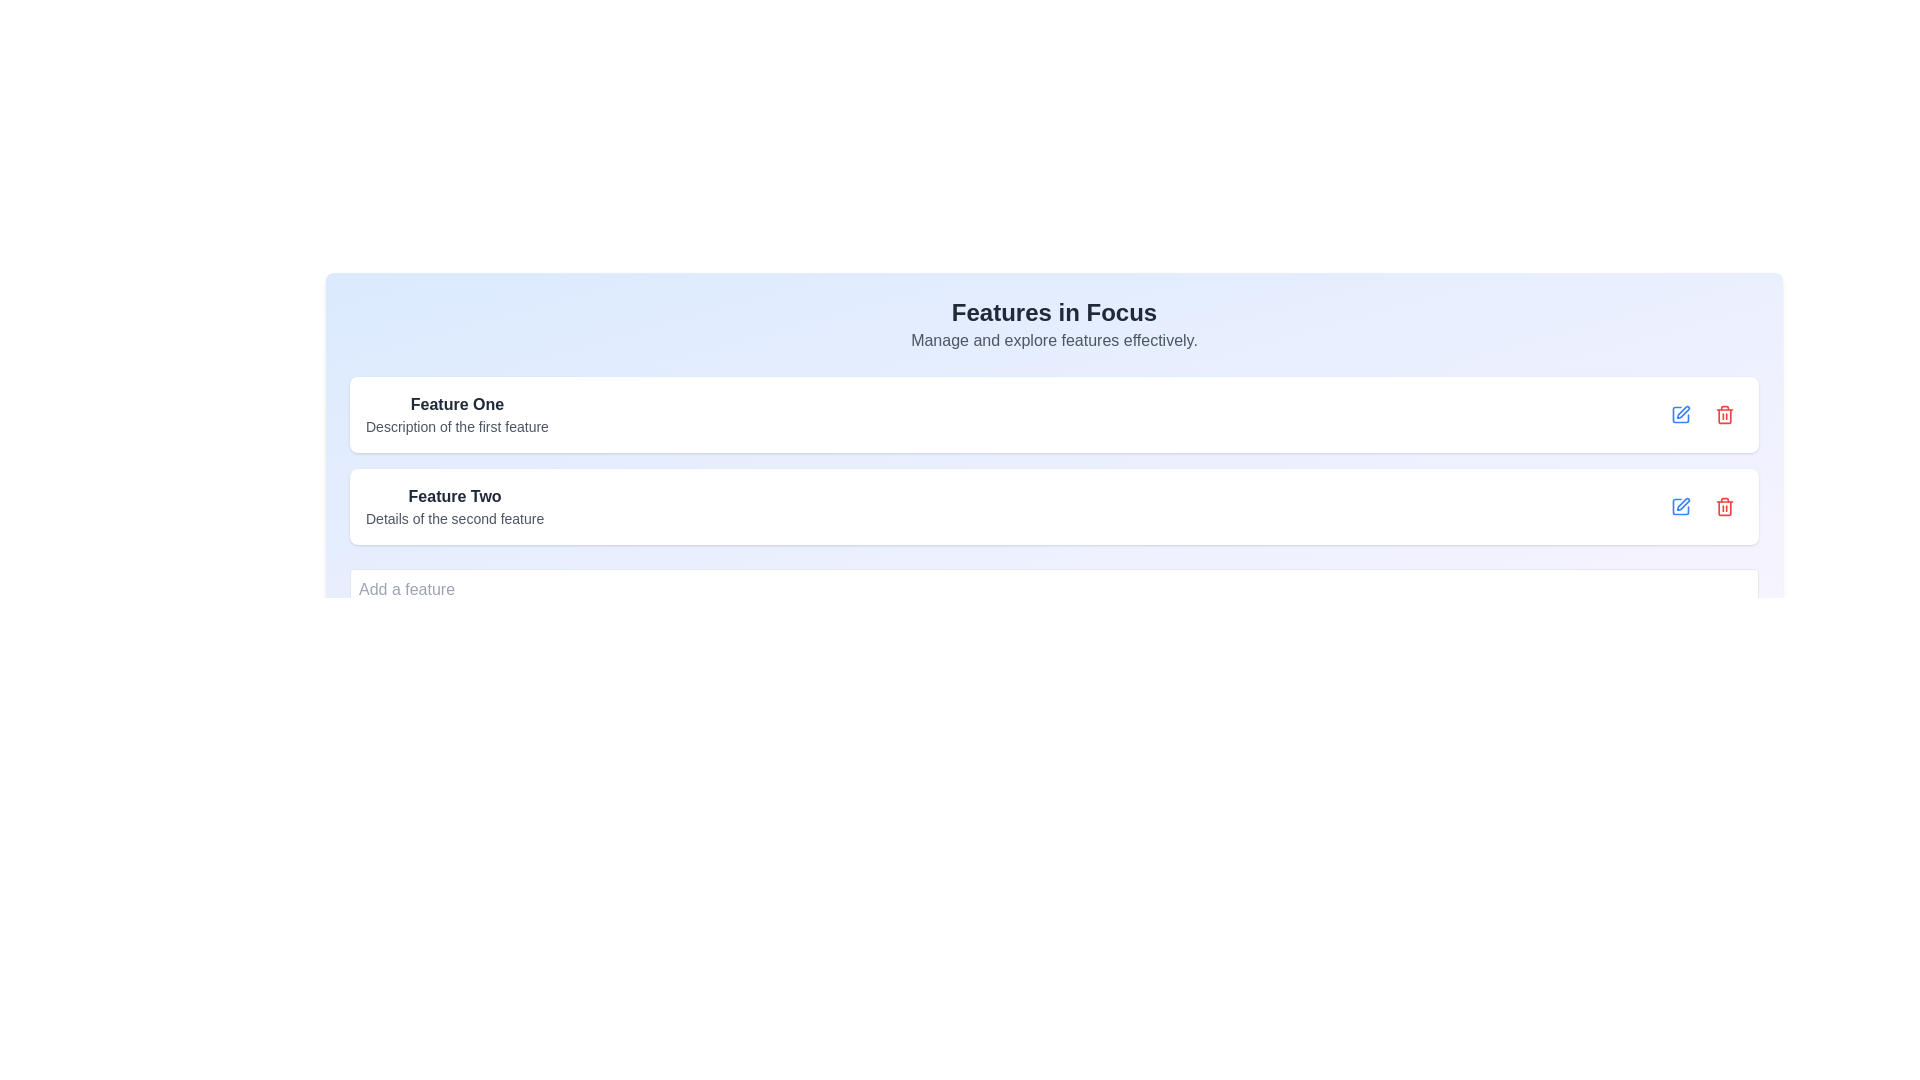 This screenshot has height=1080, width=1920. I want to click on on the text block labeled 'Feature Two', so click(454, 505).